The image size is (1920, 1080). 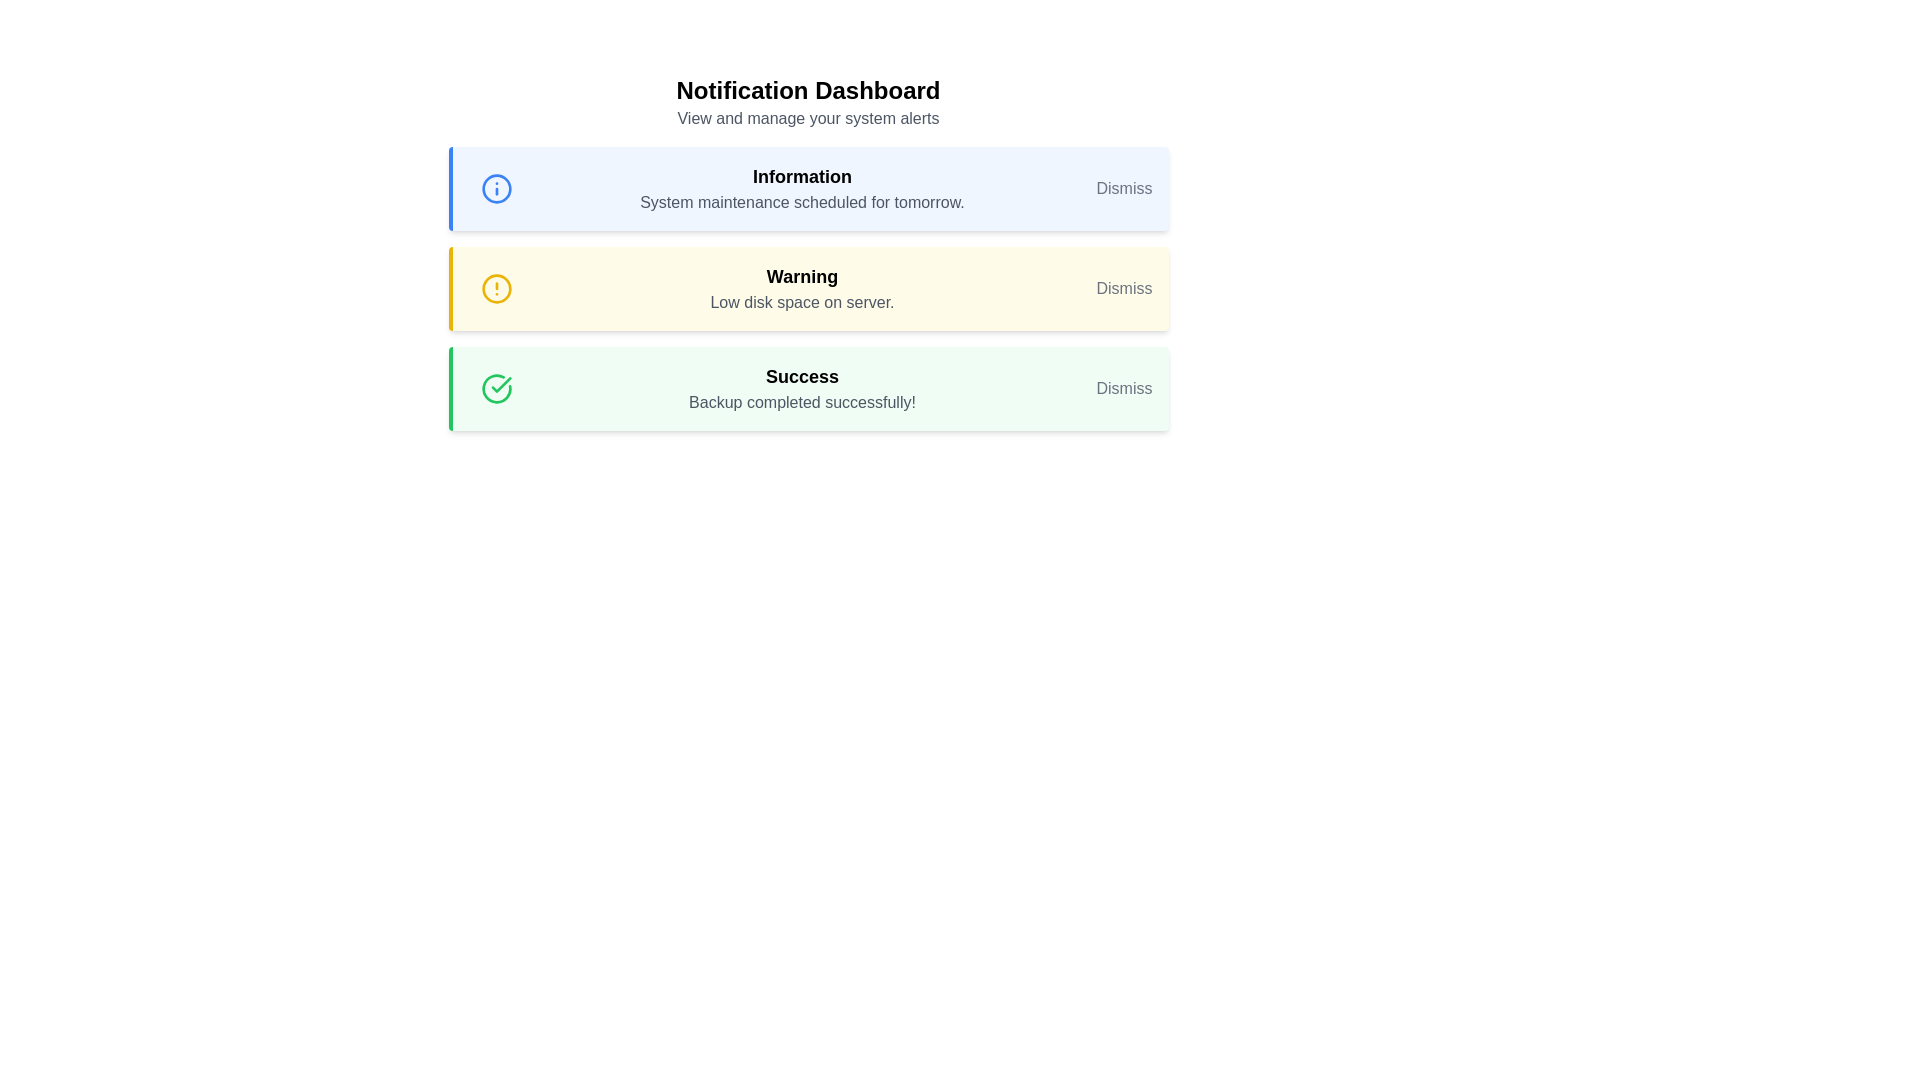 I want to click on the dismiss button located at the far right of the warning notification card, so click(x=1124, y=289).